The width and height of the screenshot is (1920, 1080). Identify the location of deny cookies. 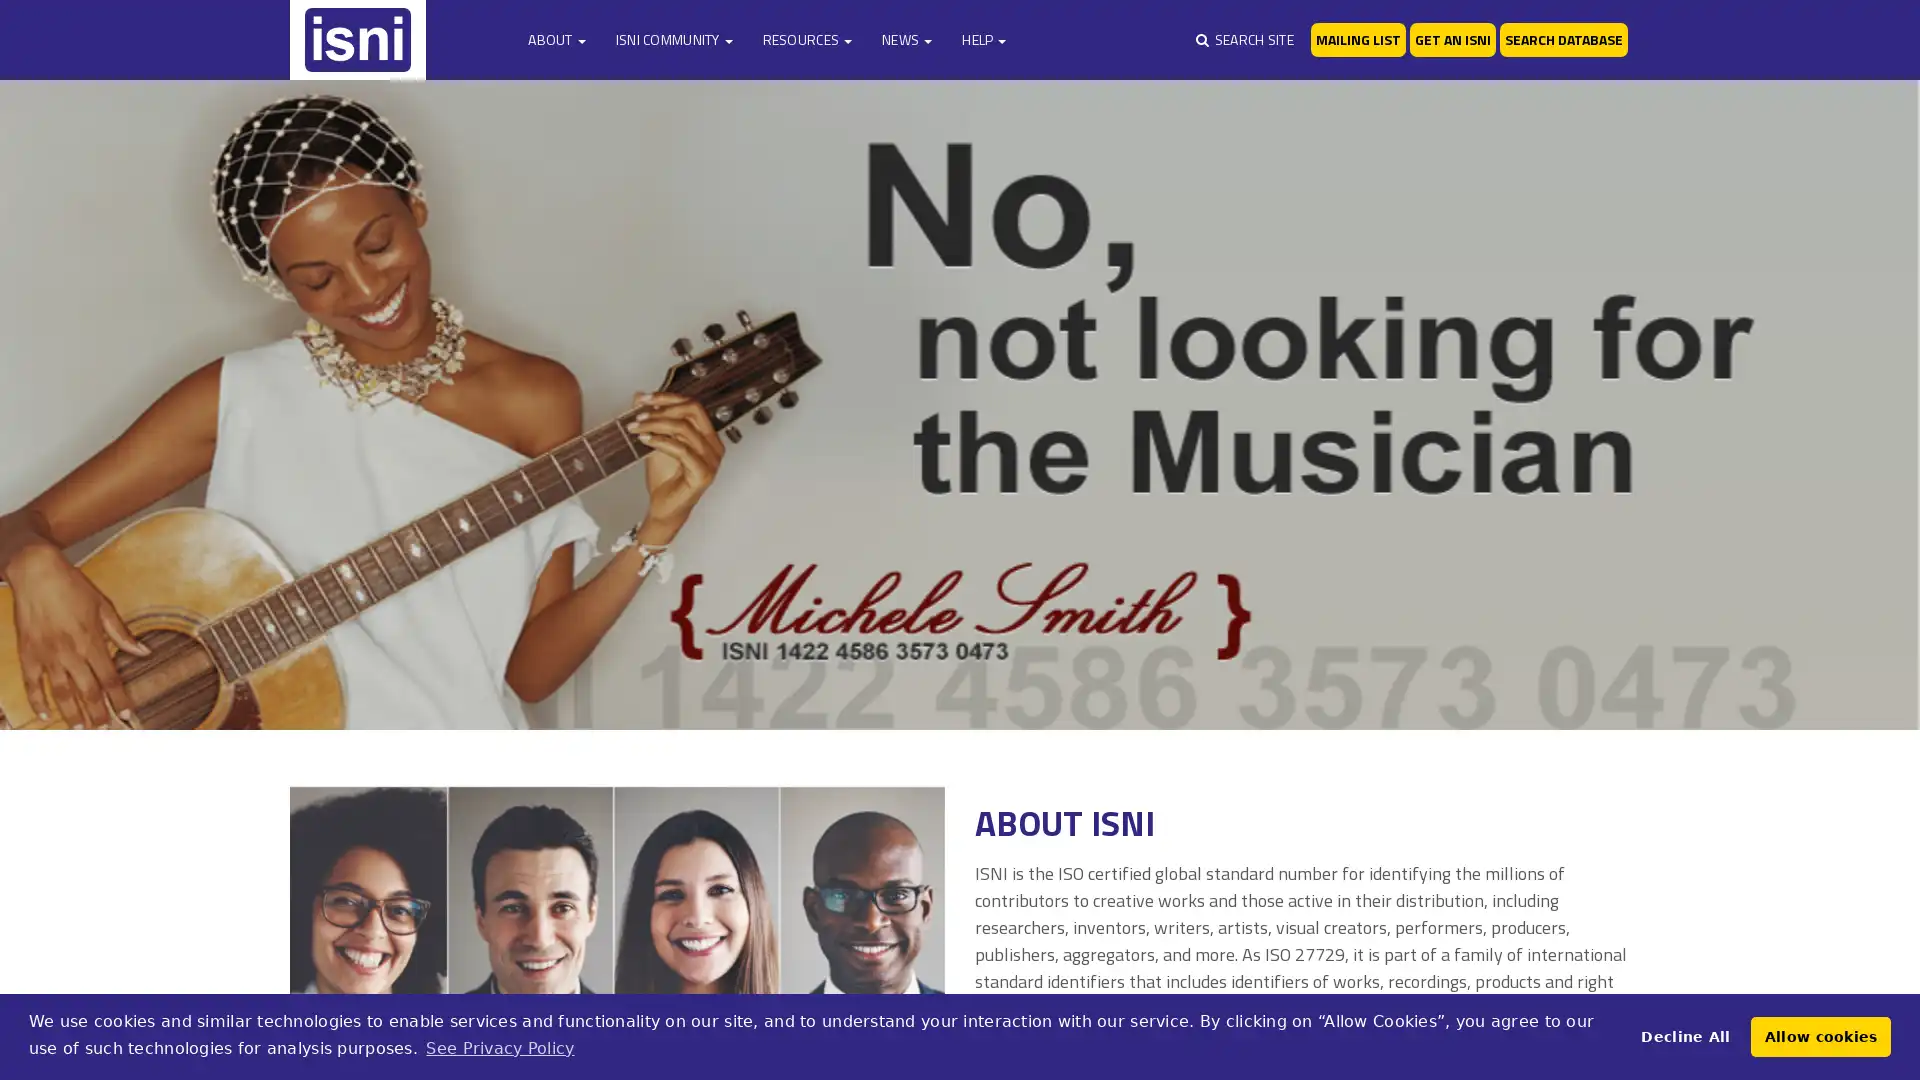
(1684, 1035).